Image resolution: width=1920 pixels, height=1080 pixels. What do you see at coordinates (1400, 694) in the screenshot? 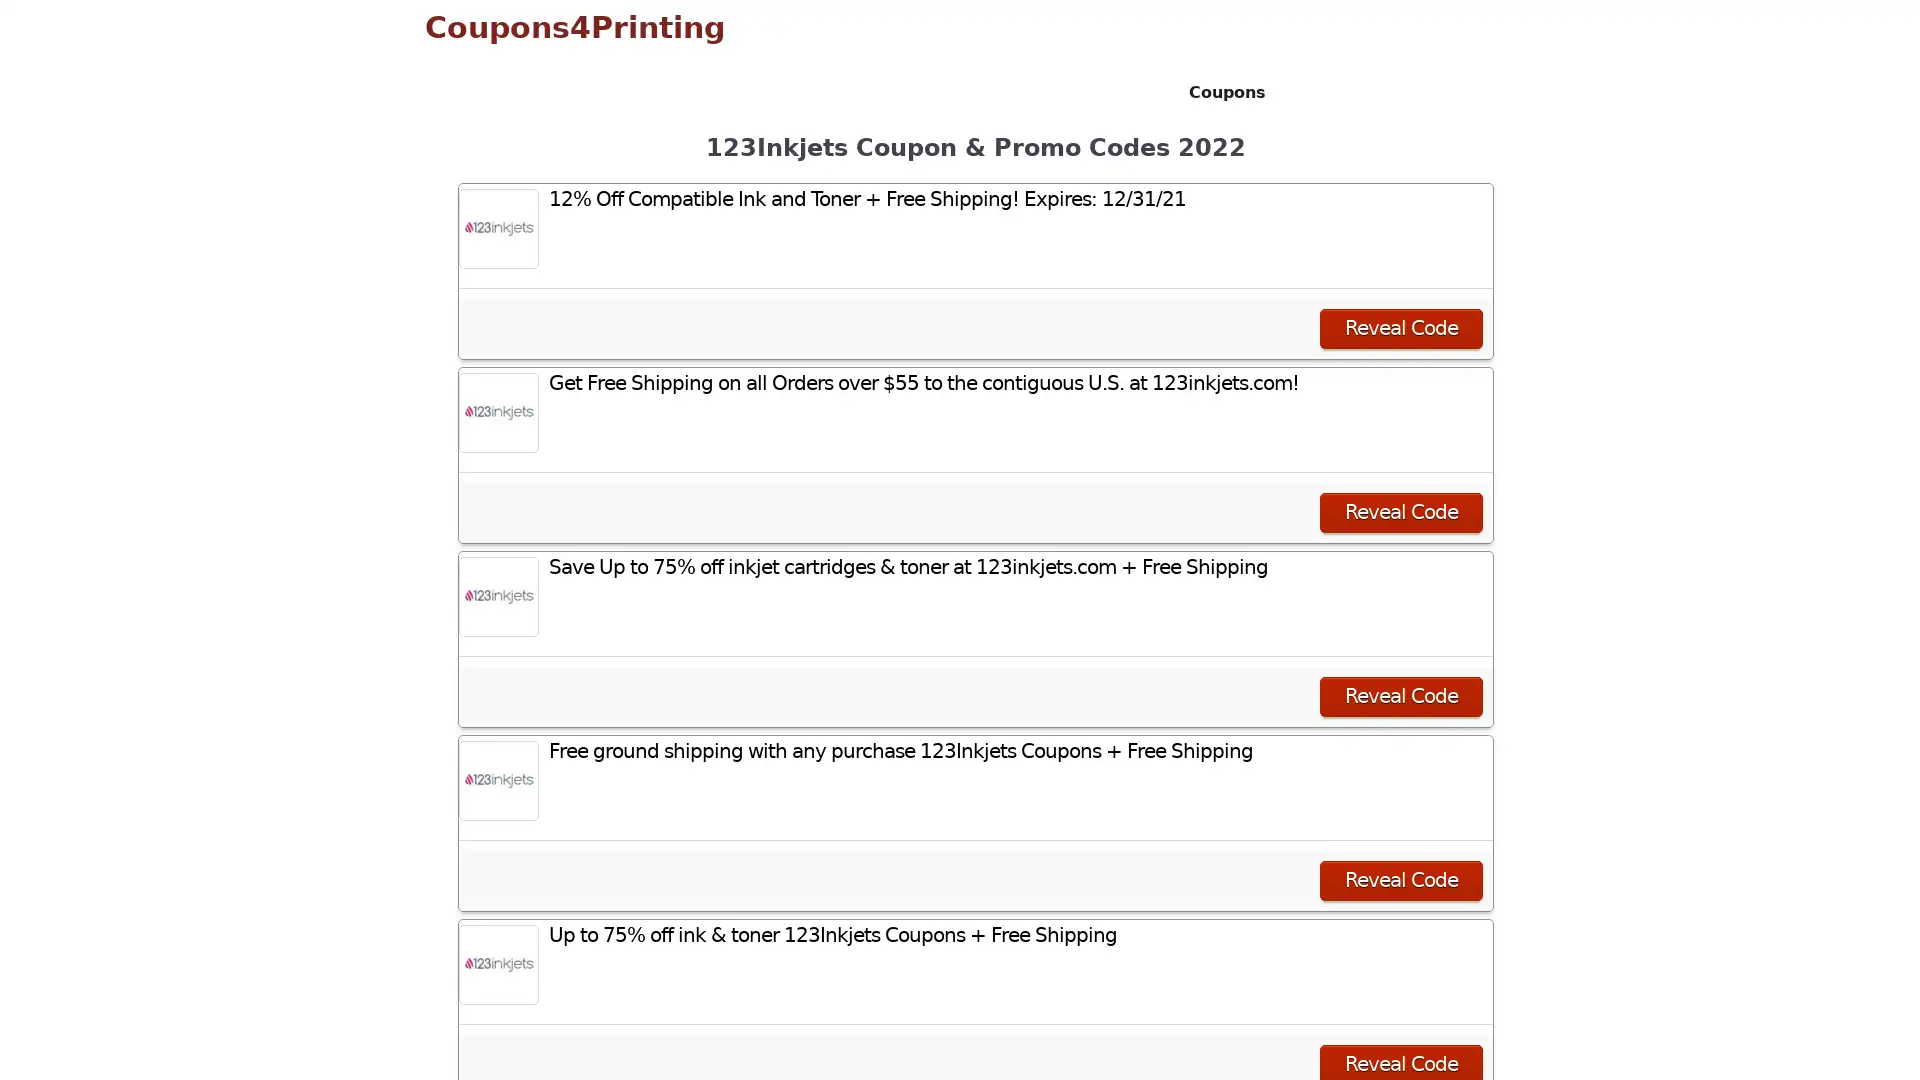
I see `Reveal Code` at bounding box center [1400, 694].